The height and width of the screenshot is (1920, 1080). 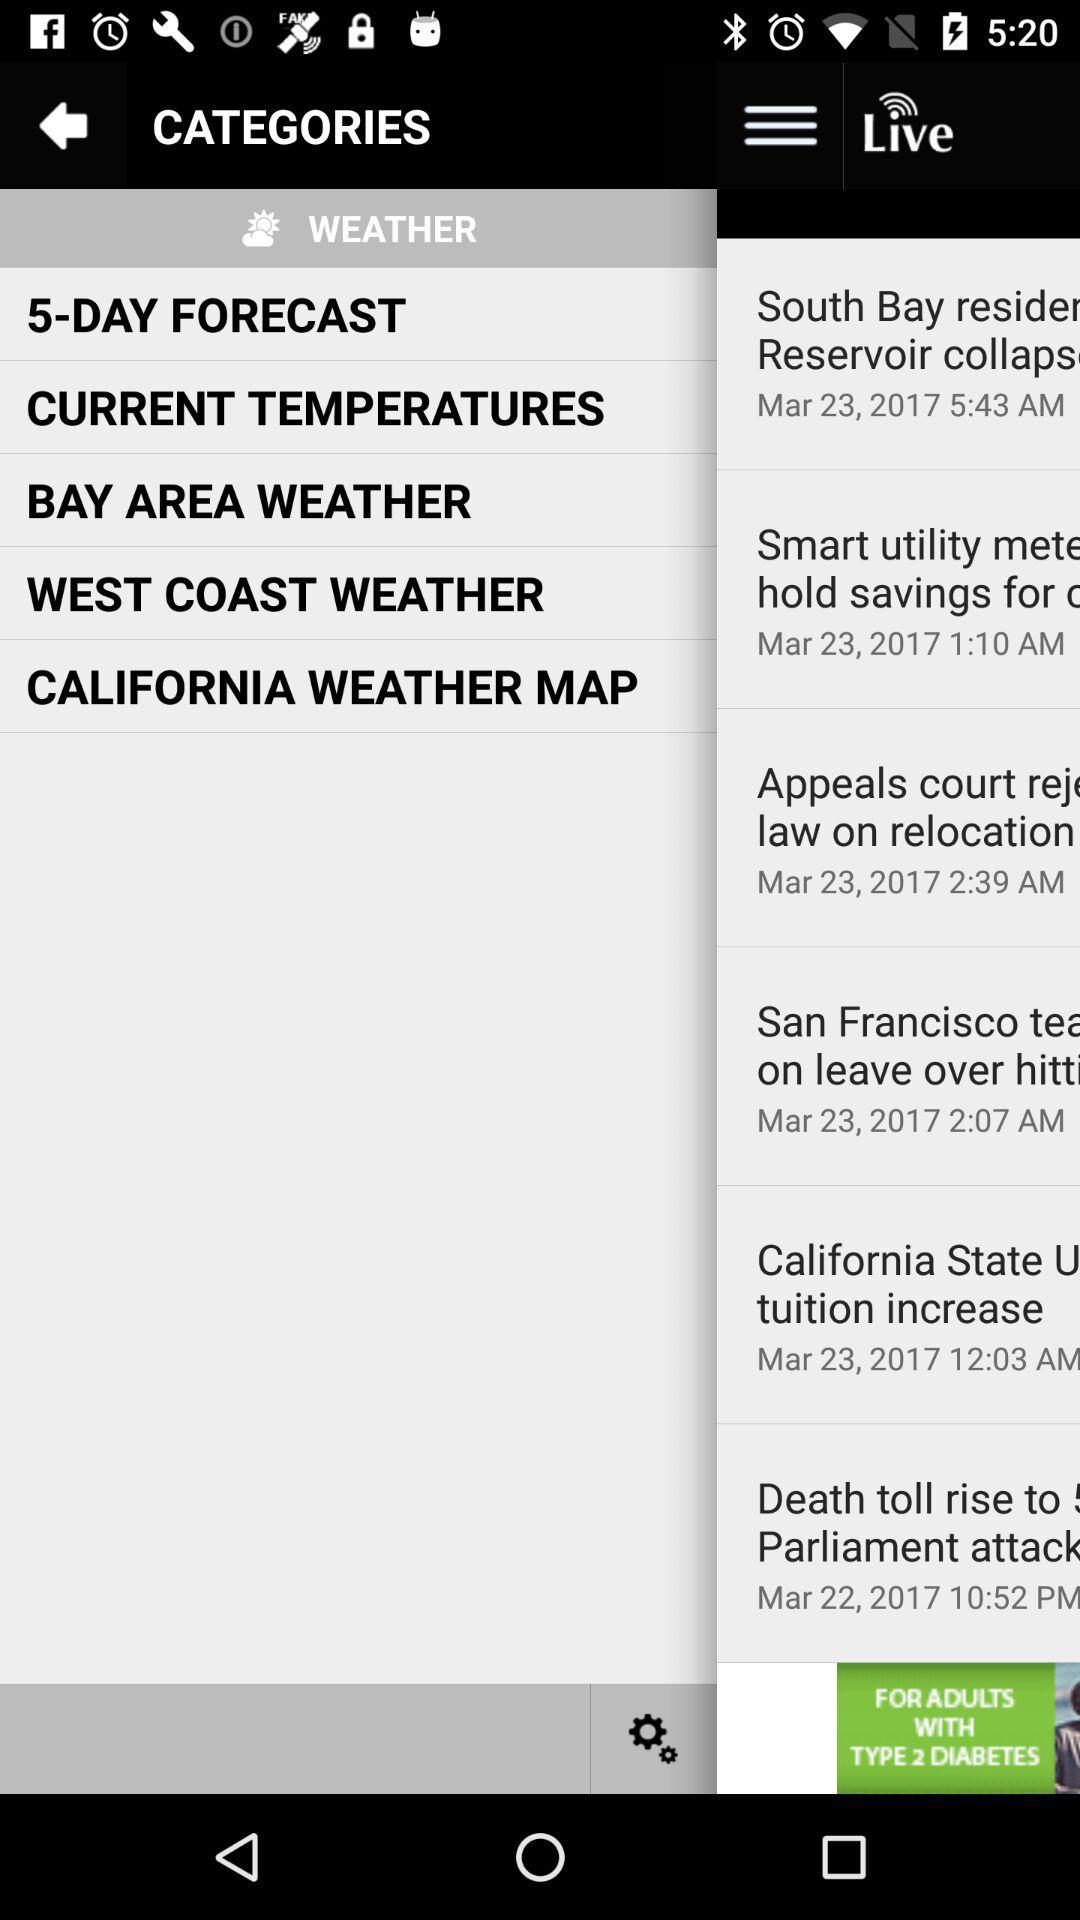 I want to click on menu page, so click(x=654, y=124).